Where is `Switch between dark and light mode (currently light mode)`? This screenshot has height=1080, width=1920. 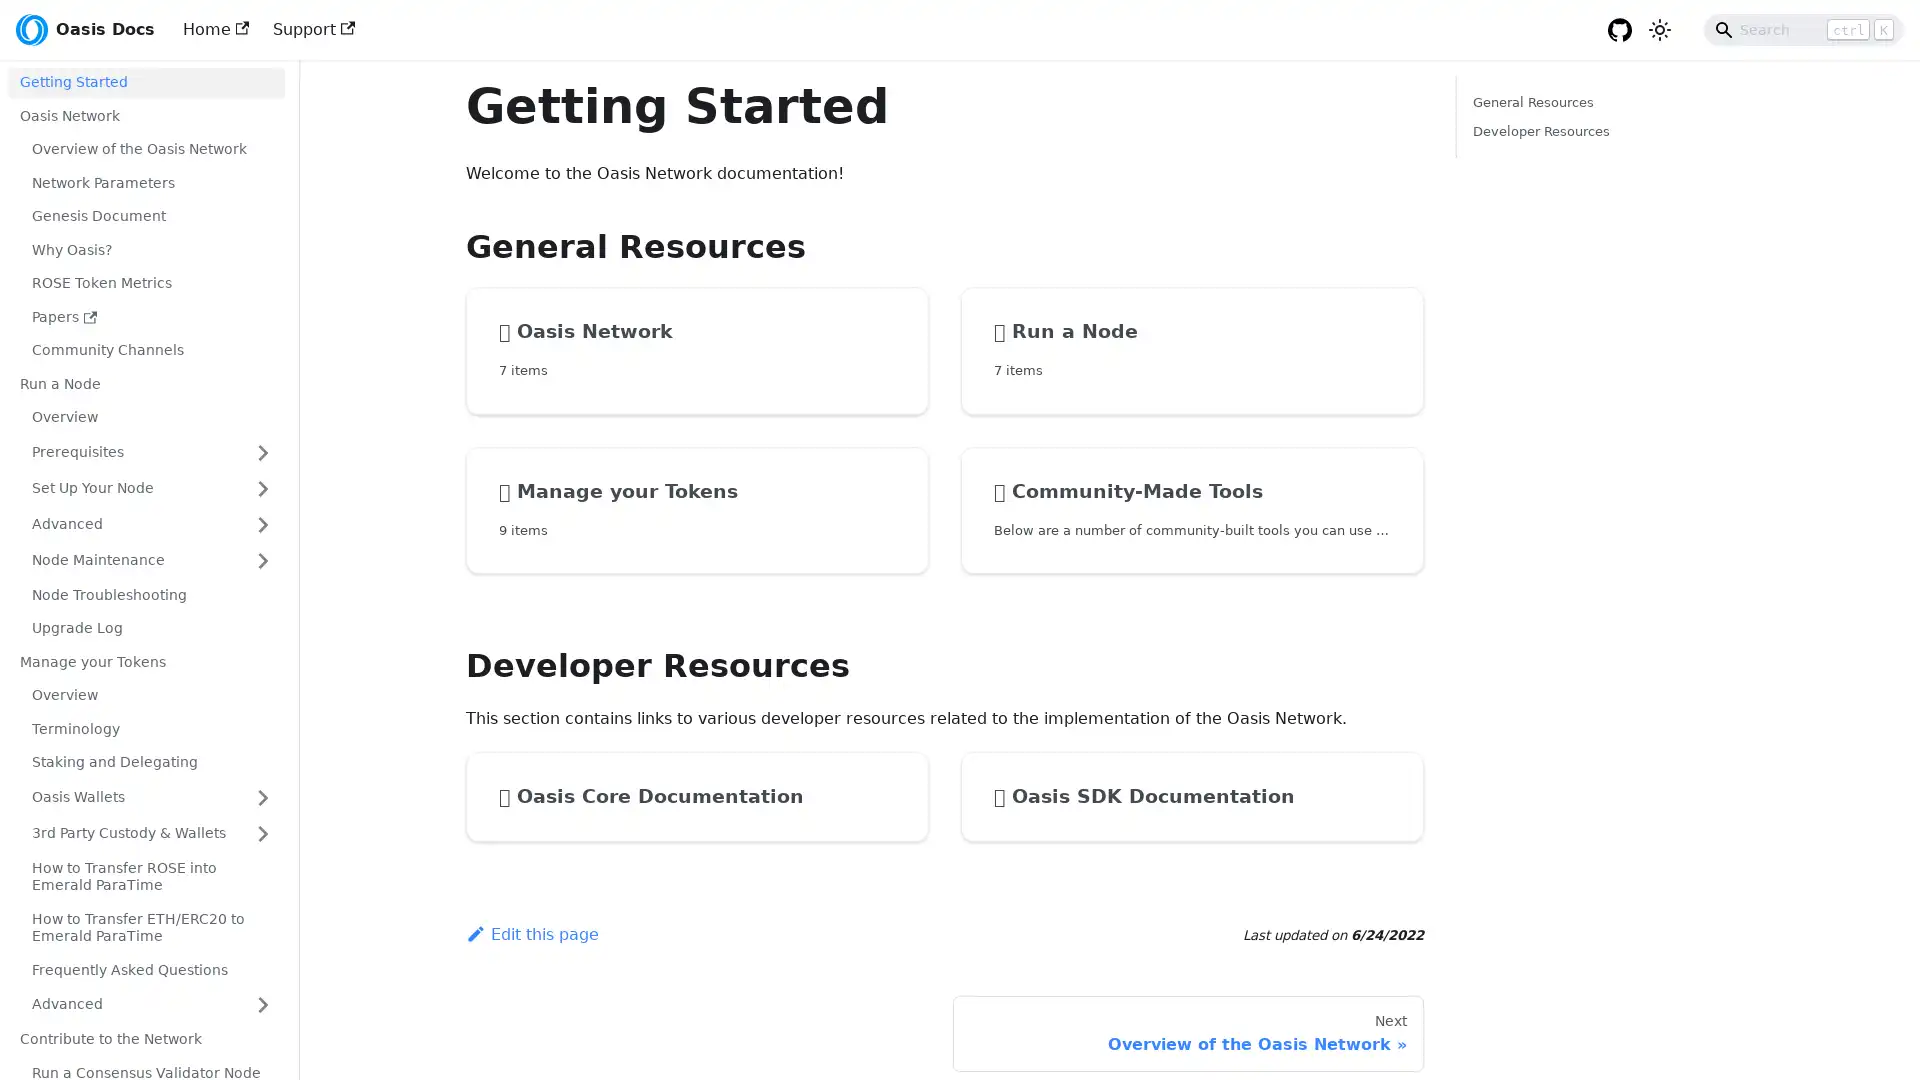
Switch between dark and light mode (currently light mode) is located at coordinates (1660, 30).